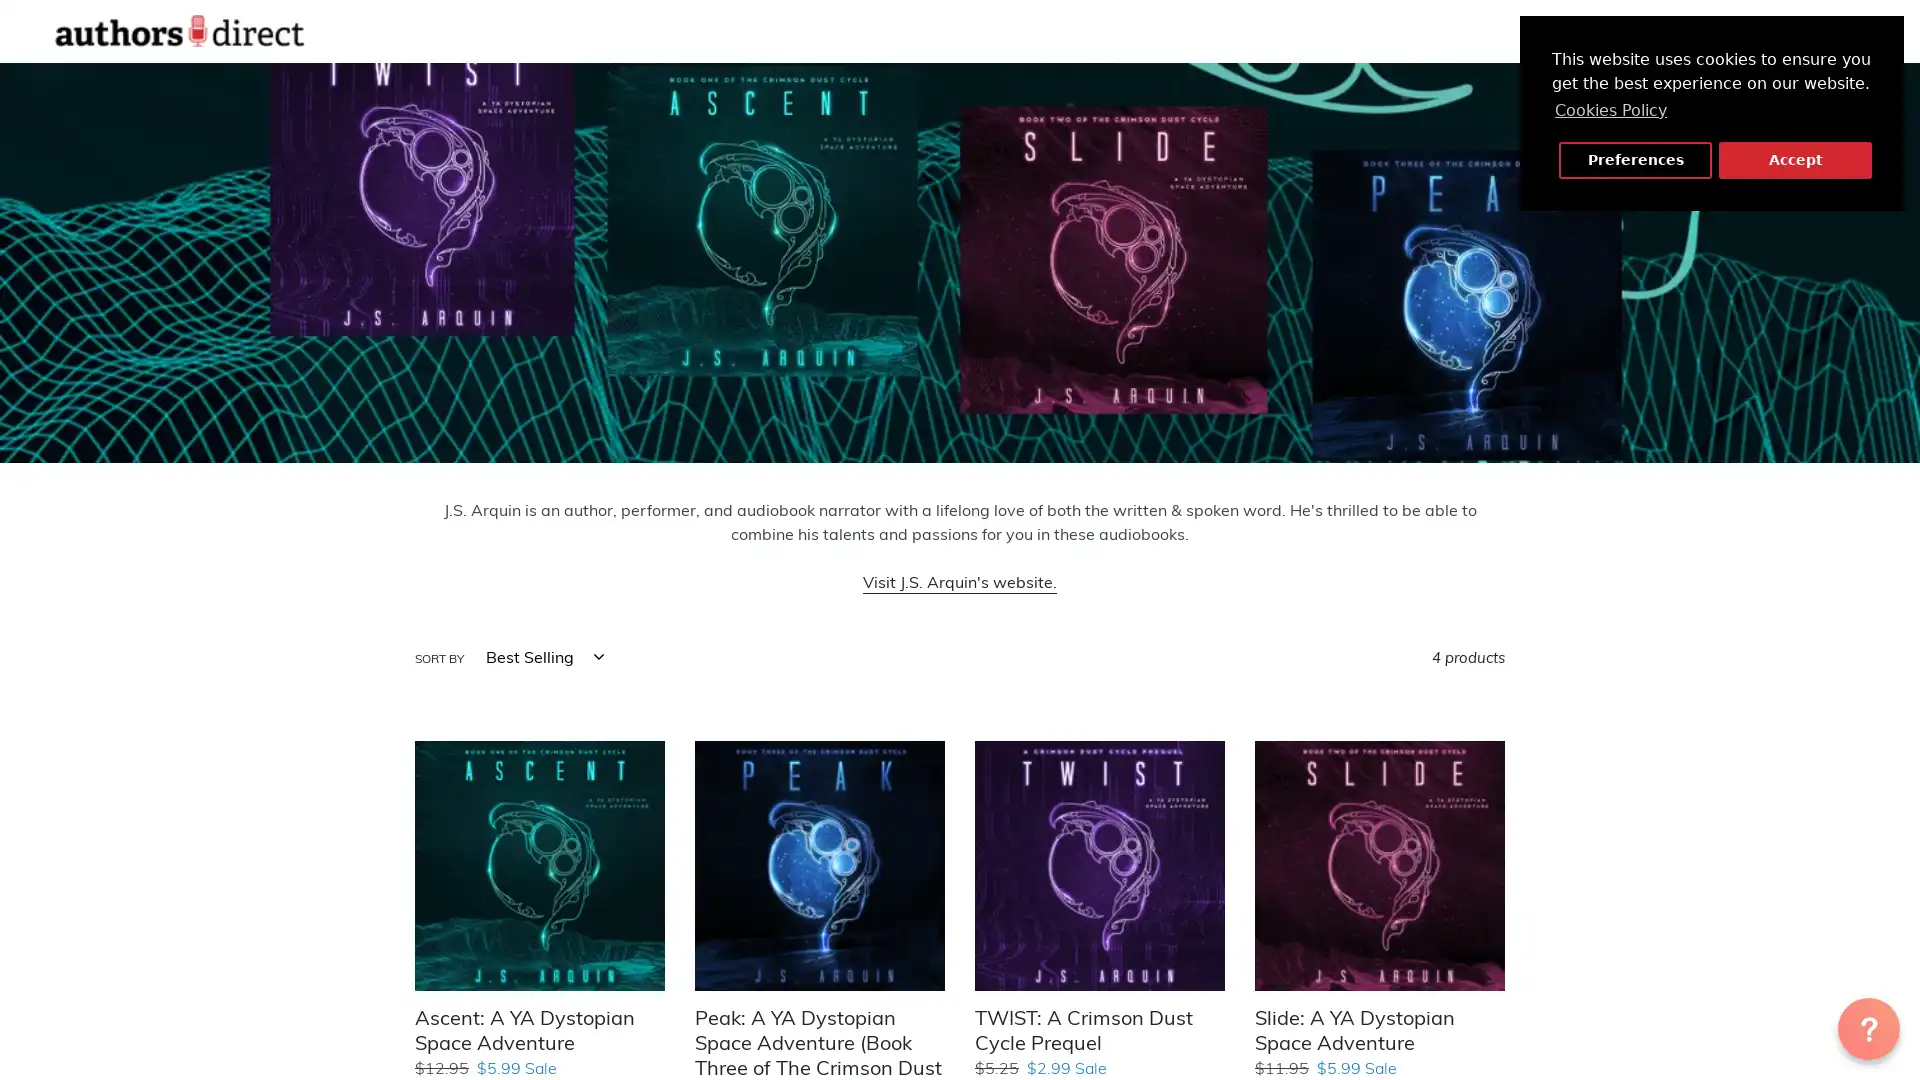  What do you see at coordinates (1635, 159) in the screenshot?
I see `Preferences` at bounding box center [1635, 159].